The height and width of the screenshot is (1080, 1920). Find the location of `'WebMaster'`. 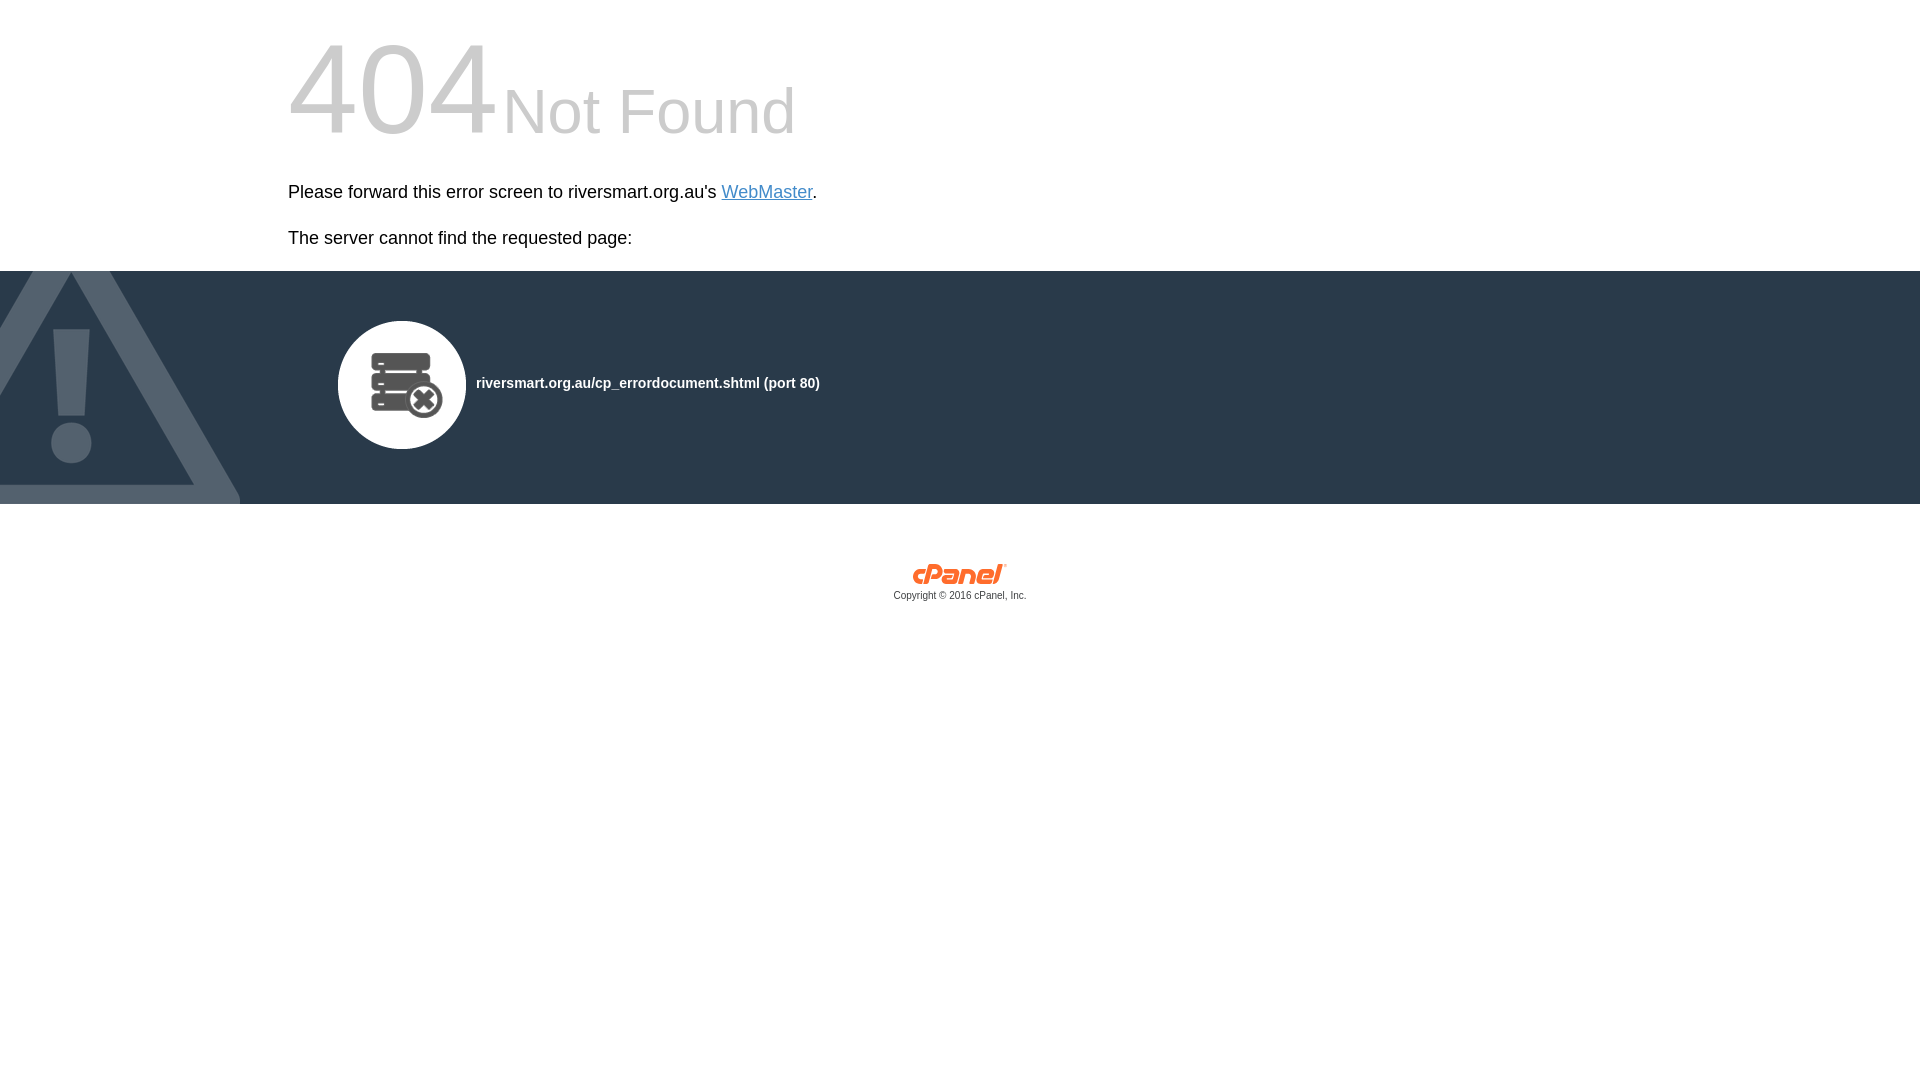

'WebMaster' is located at coordinates (766, 192).